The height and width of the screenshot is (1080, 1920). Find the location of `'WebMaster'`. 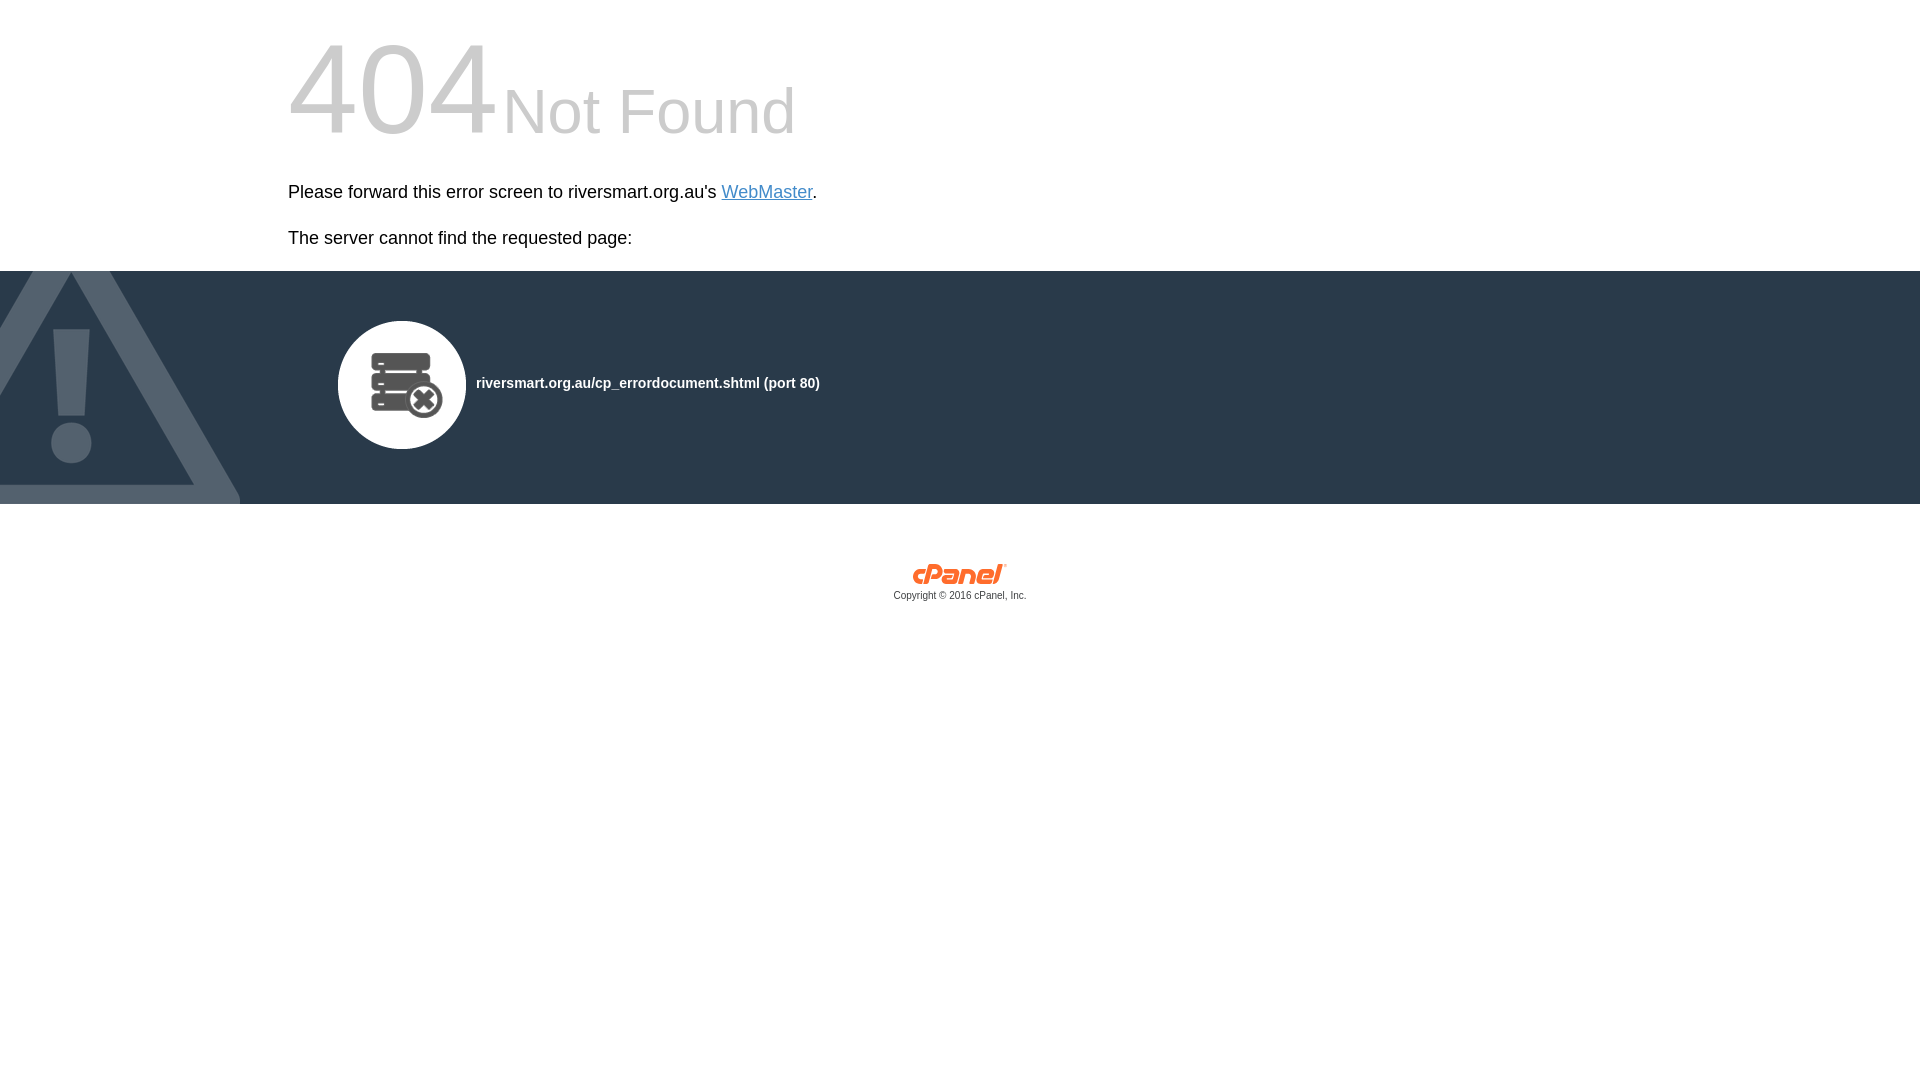

'WebMaster' is located at coordinates (766, 192).